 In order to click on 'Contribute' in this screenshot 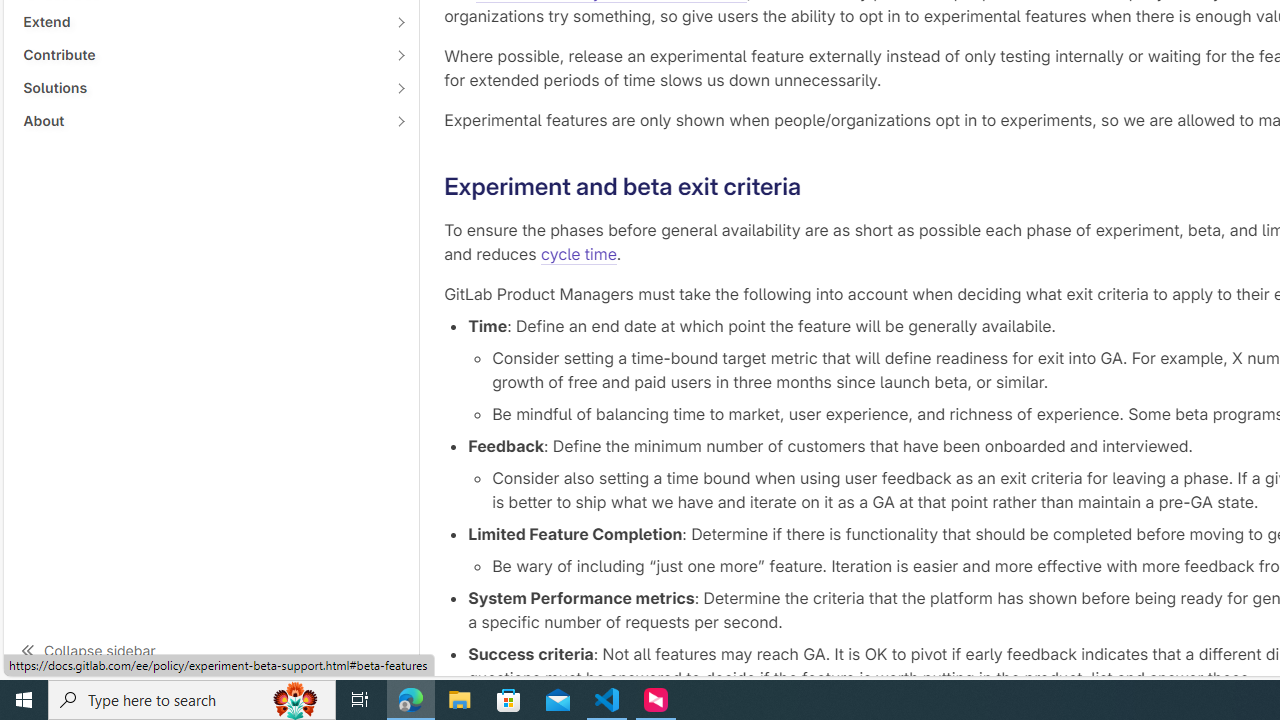, I will do `click(200, 54)`.